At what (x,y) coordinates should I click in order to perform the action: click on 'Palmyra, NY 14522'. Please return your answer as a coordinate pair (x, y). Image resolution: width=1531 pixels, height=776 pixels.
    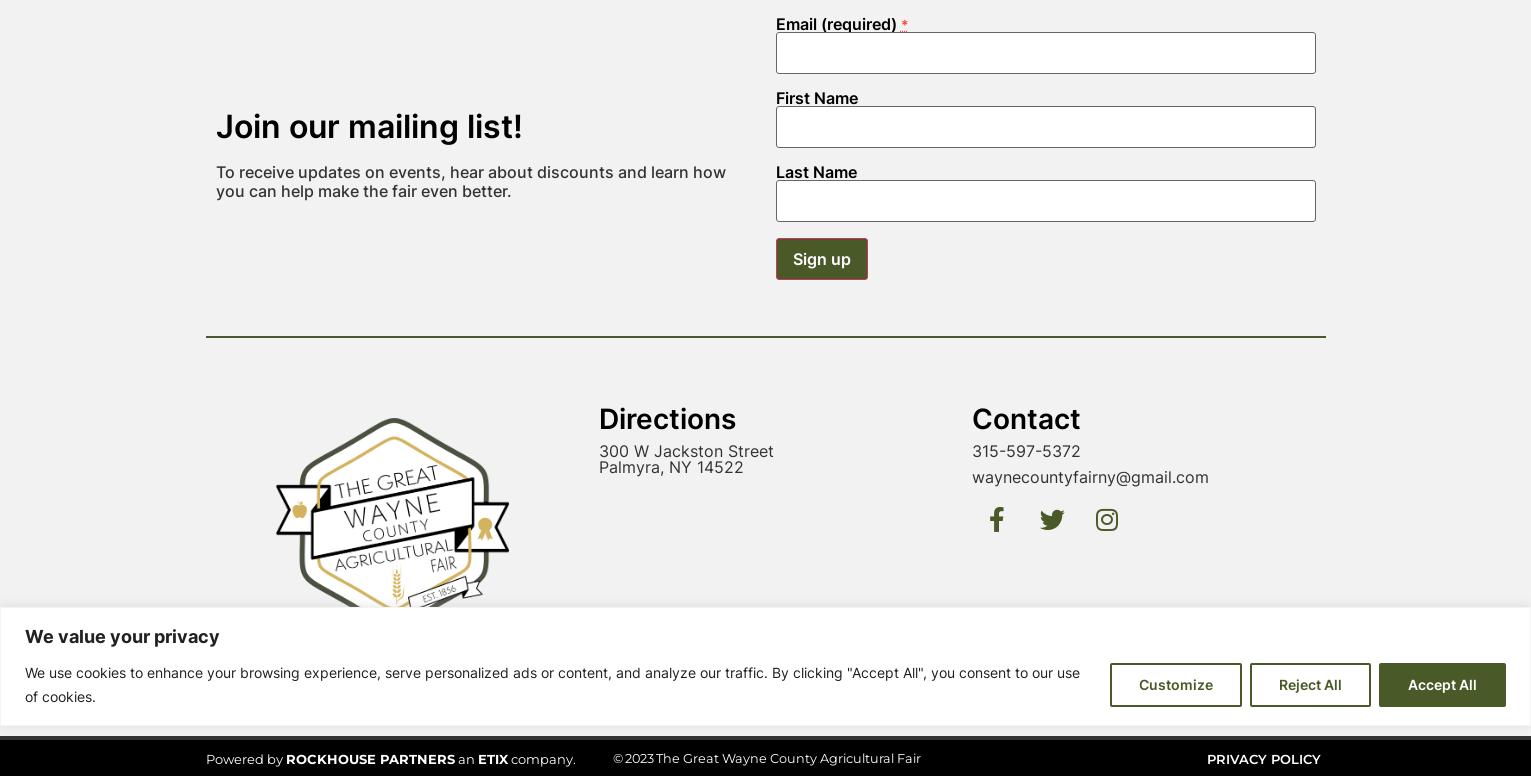
    Looking at the image, I should click on (669, 187).